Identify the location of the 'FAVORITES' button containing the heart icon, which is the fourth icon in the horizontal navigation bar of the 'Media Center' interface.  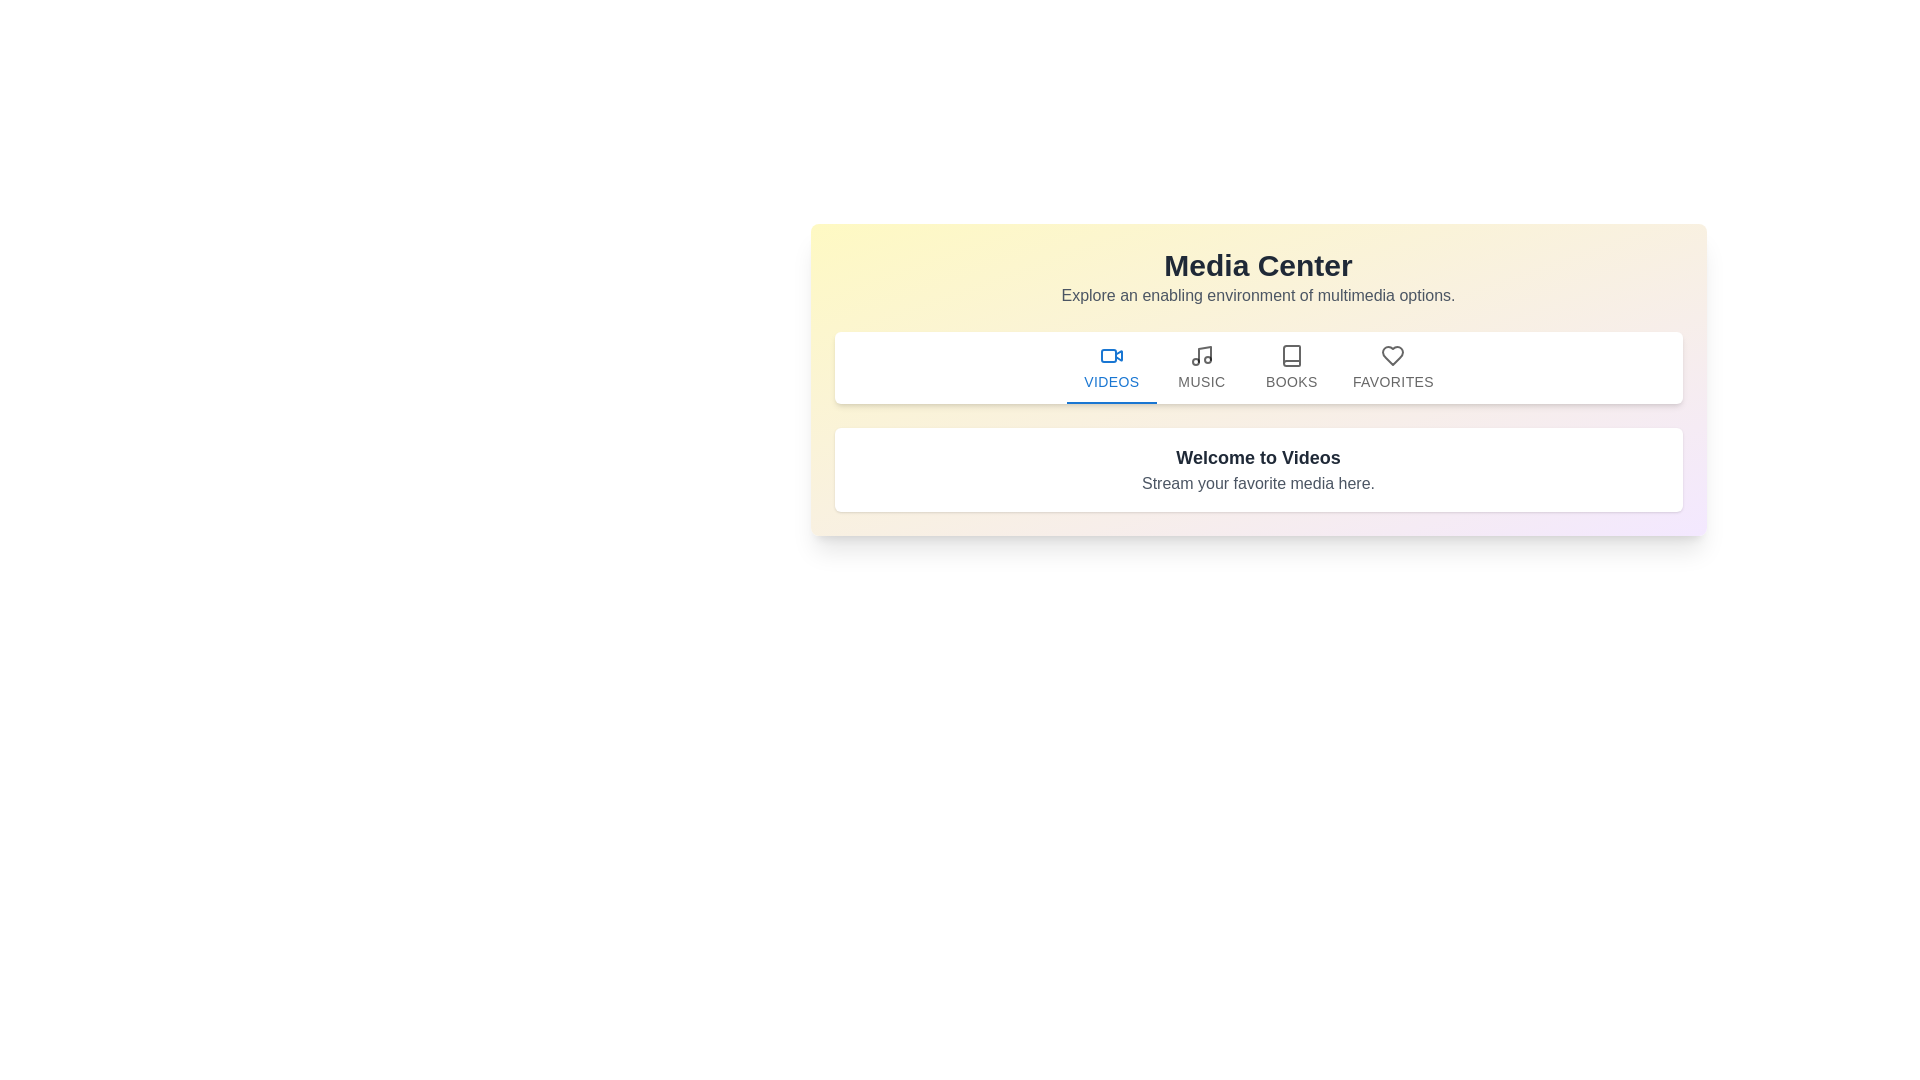
(1392, 355).